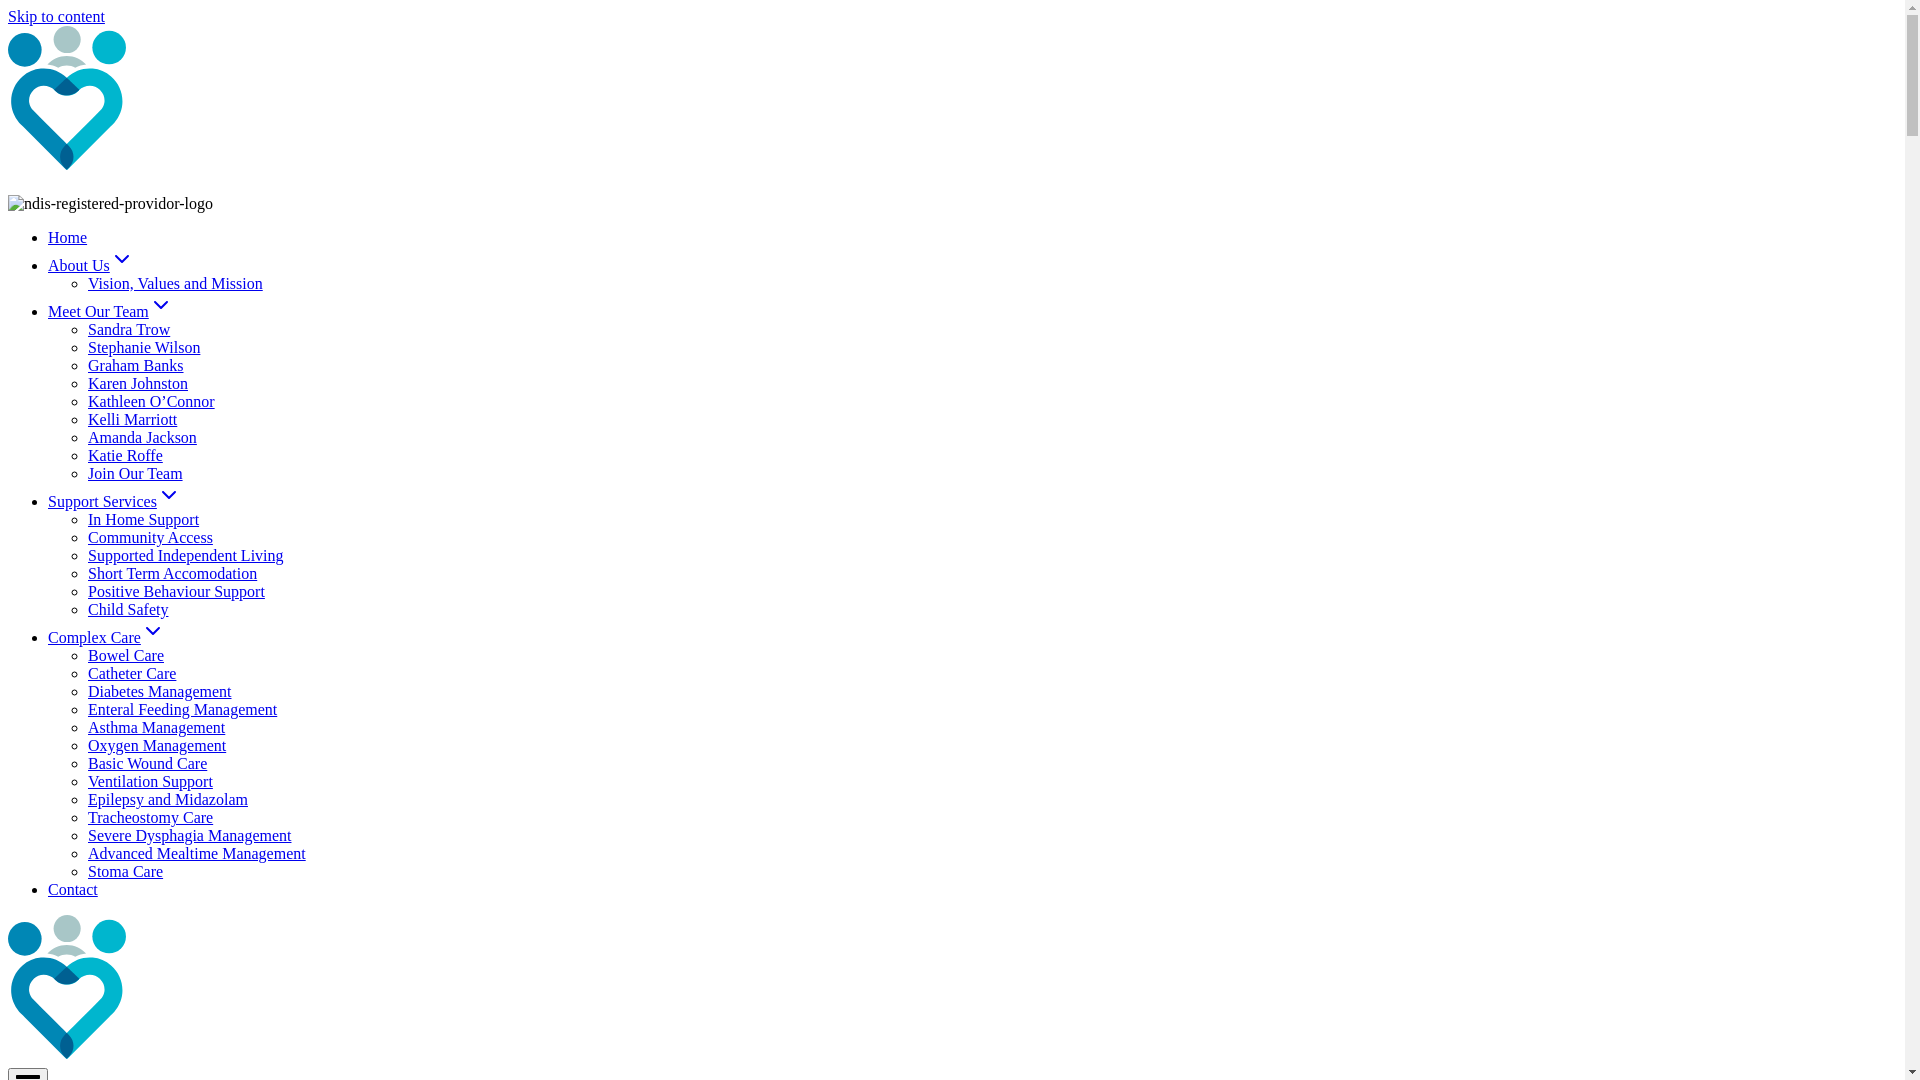 The width and height of the screenshot is (1920, 1080). I want to click on 'Oxygen Management', so click(156, 745).